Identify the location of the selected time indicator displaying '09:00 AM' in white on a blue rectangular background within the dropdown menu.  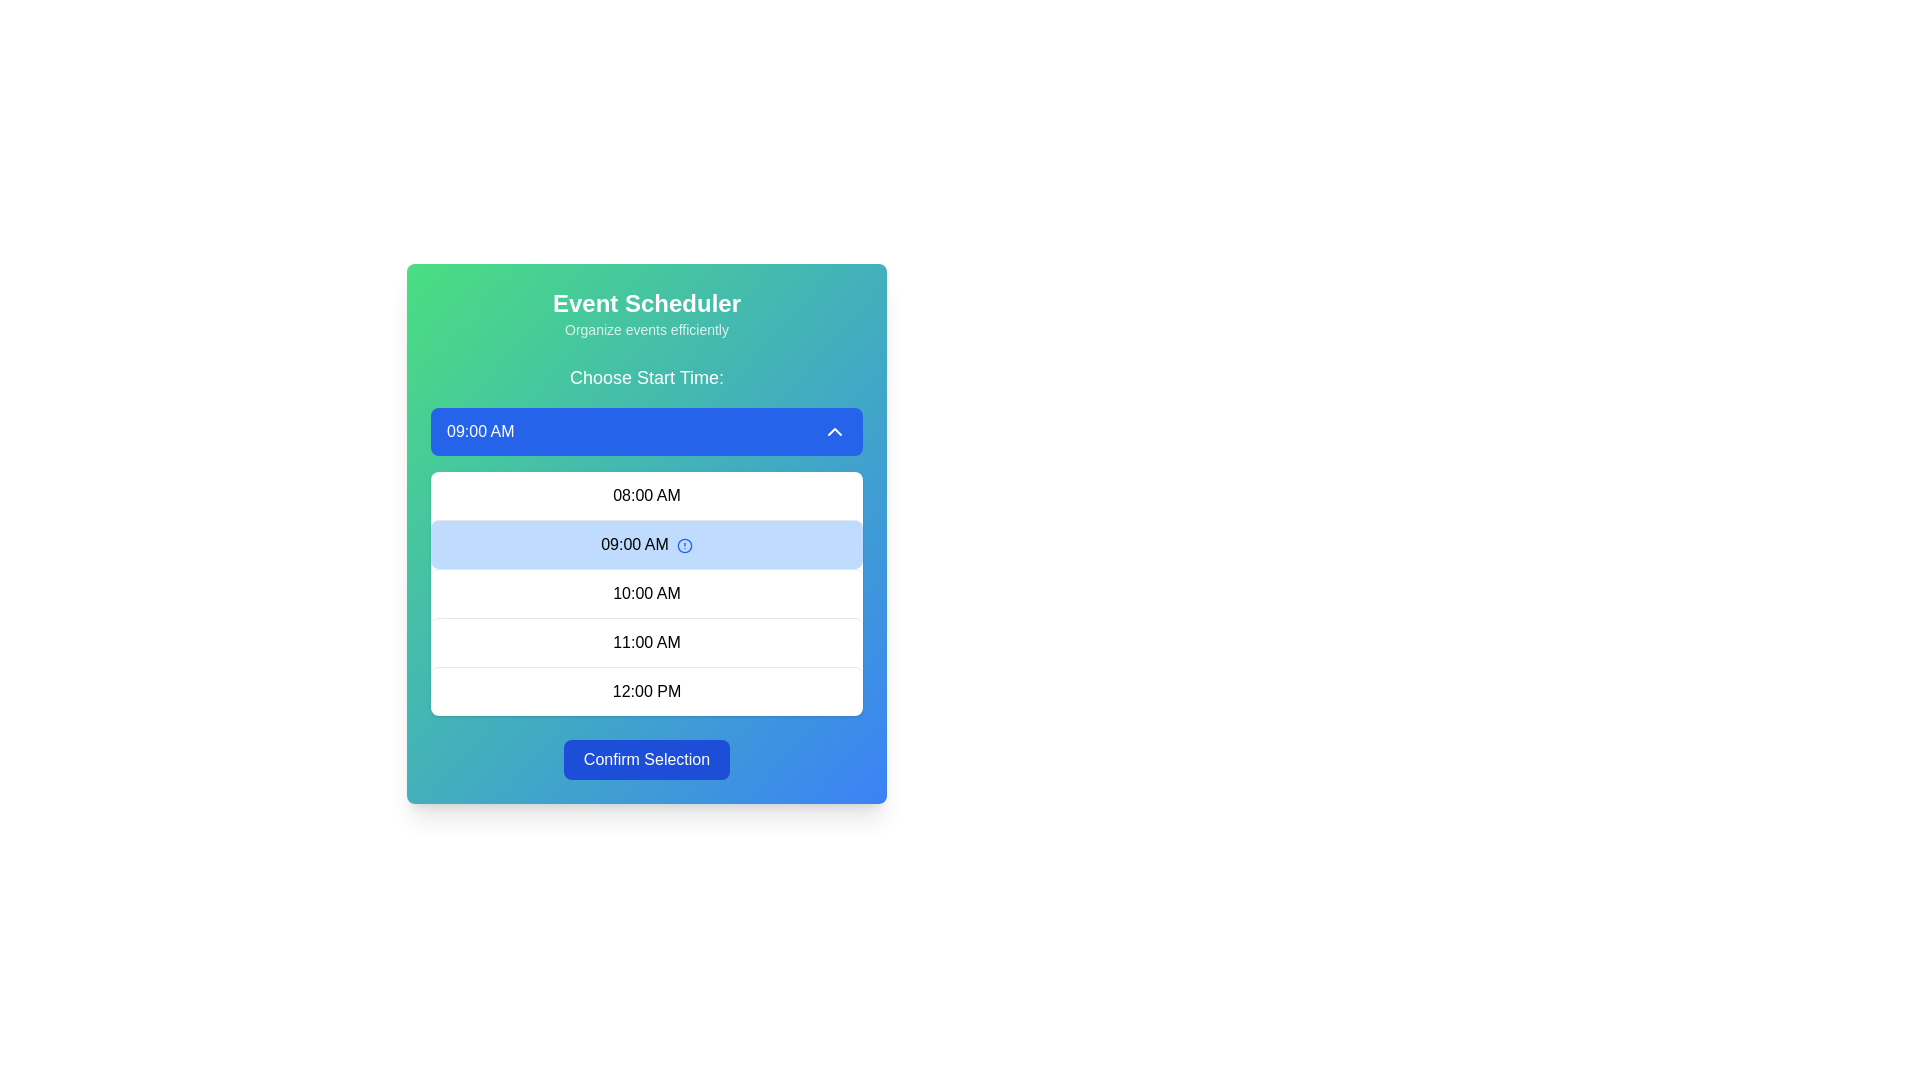
(480, 431).